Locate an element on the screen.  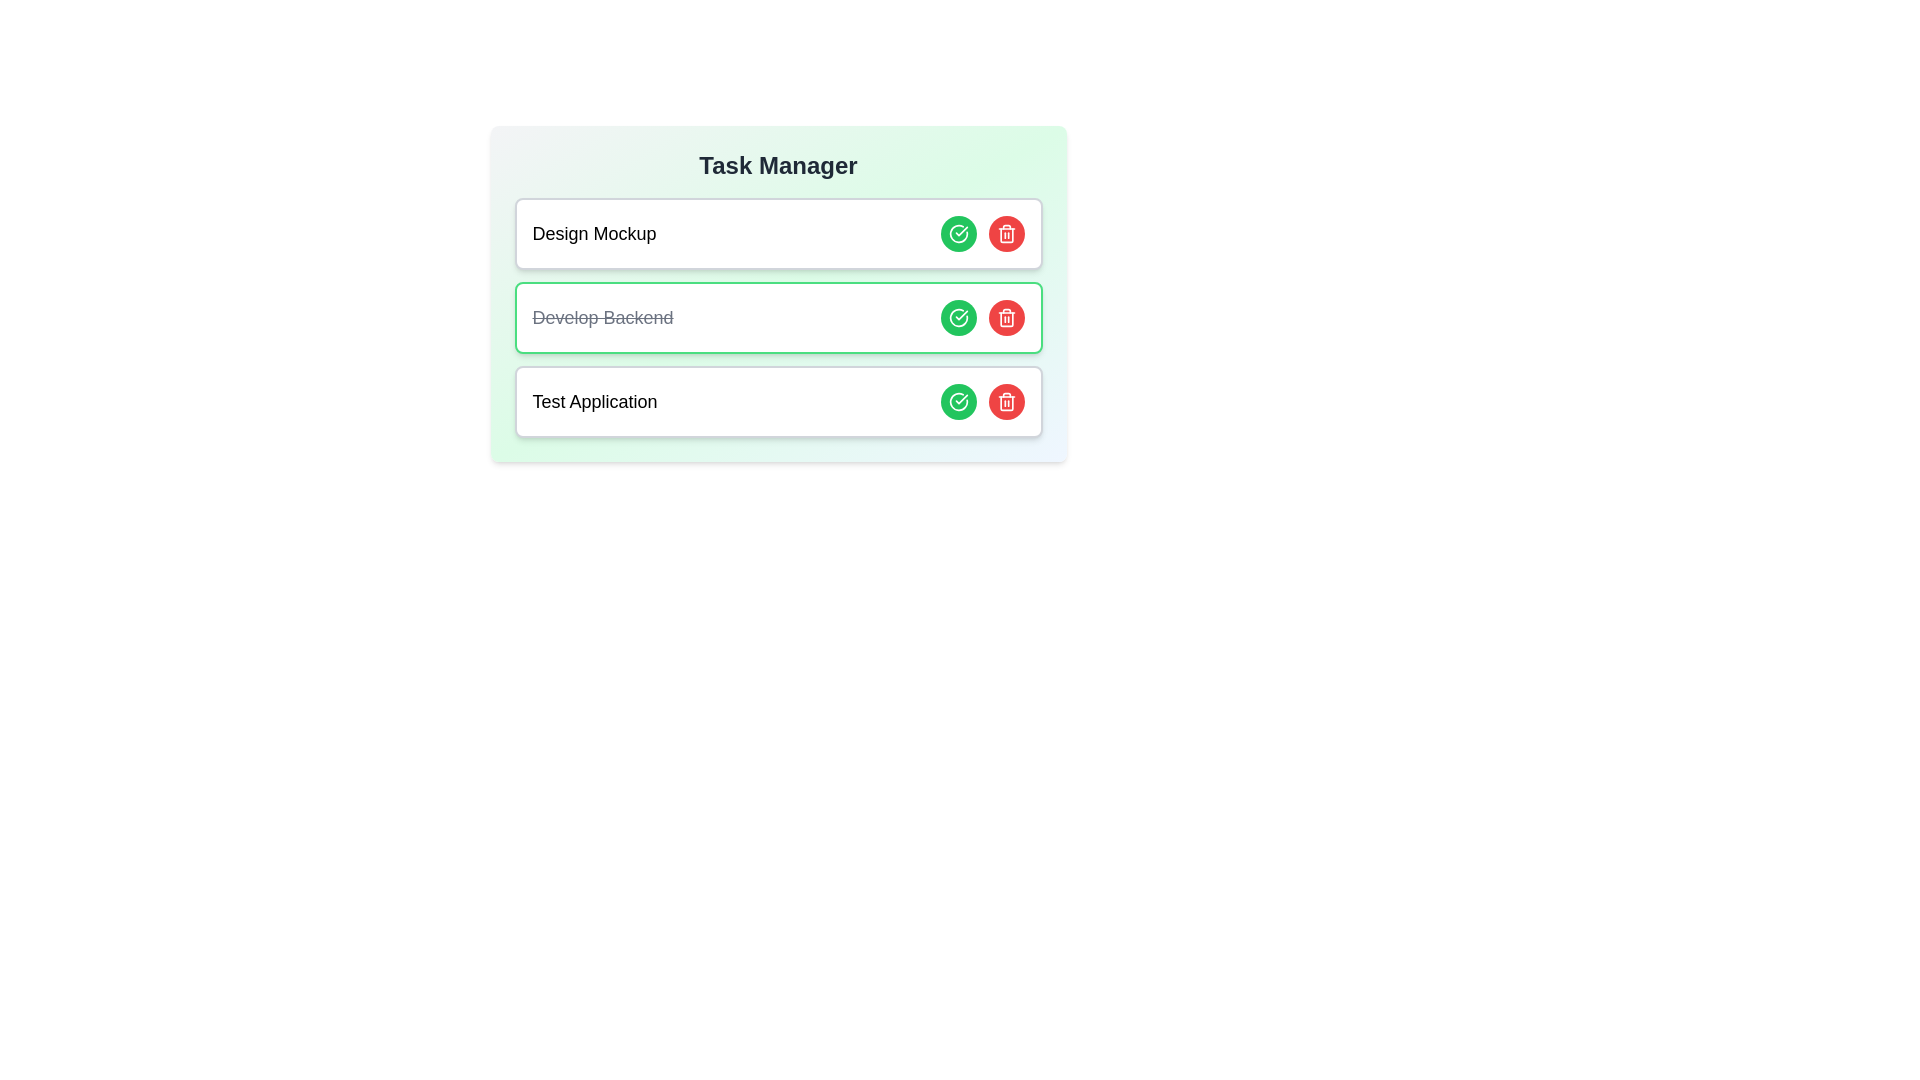
delete button for the task titled 'Design Mockup' is located at coordinates (1006, 233).